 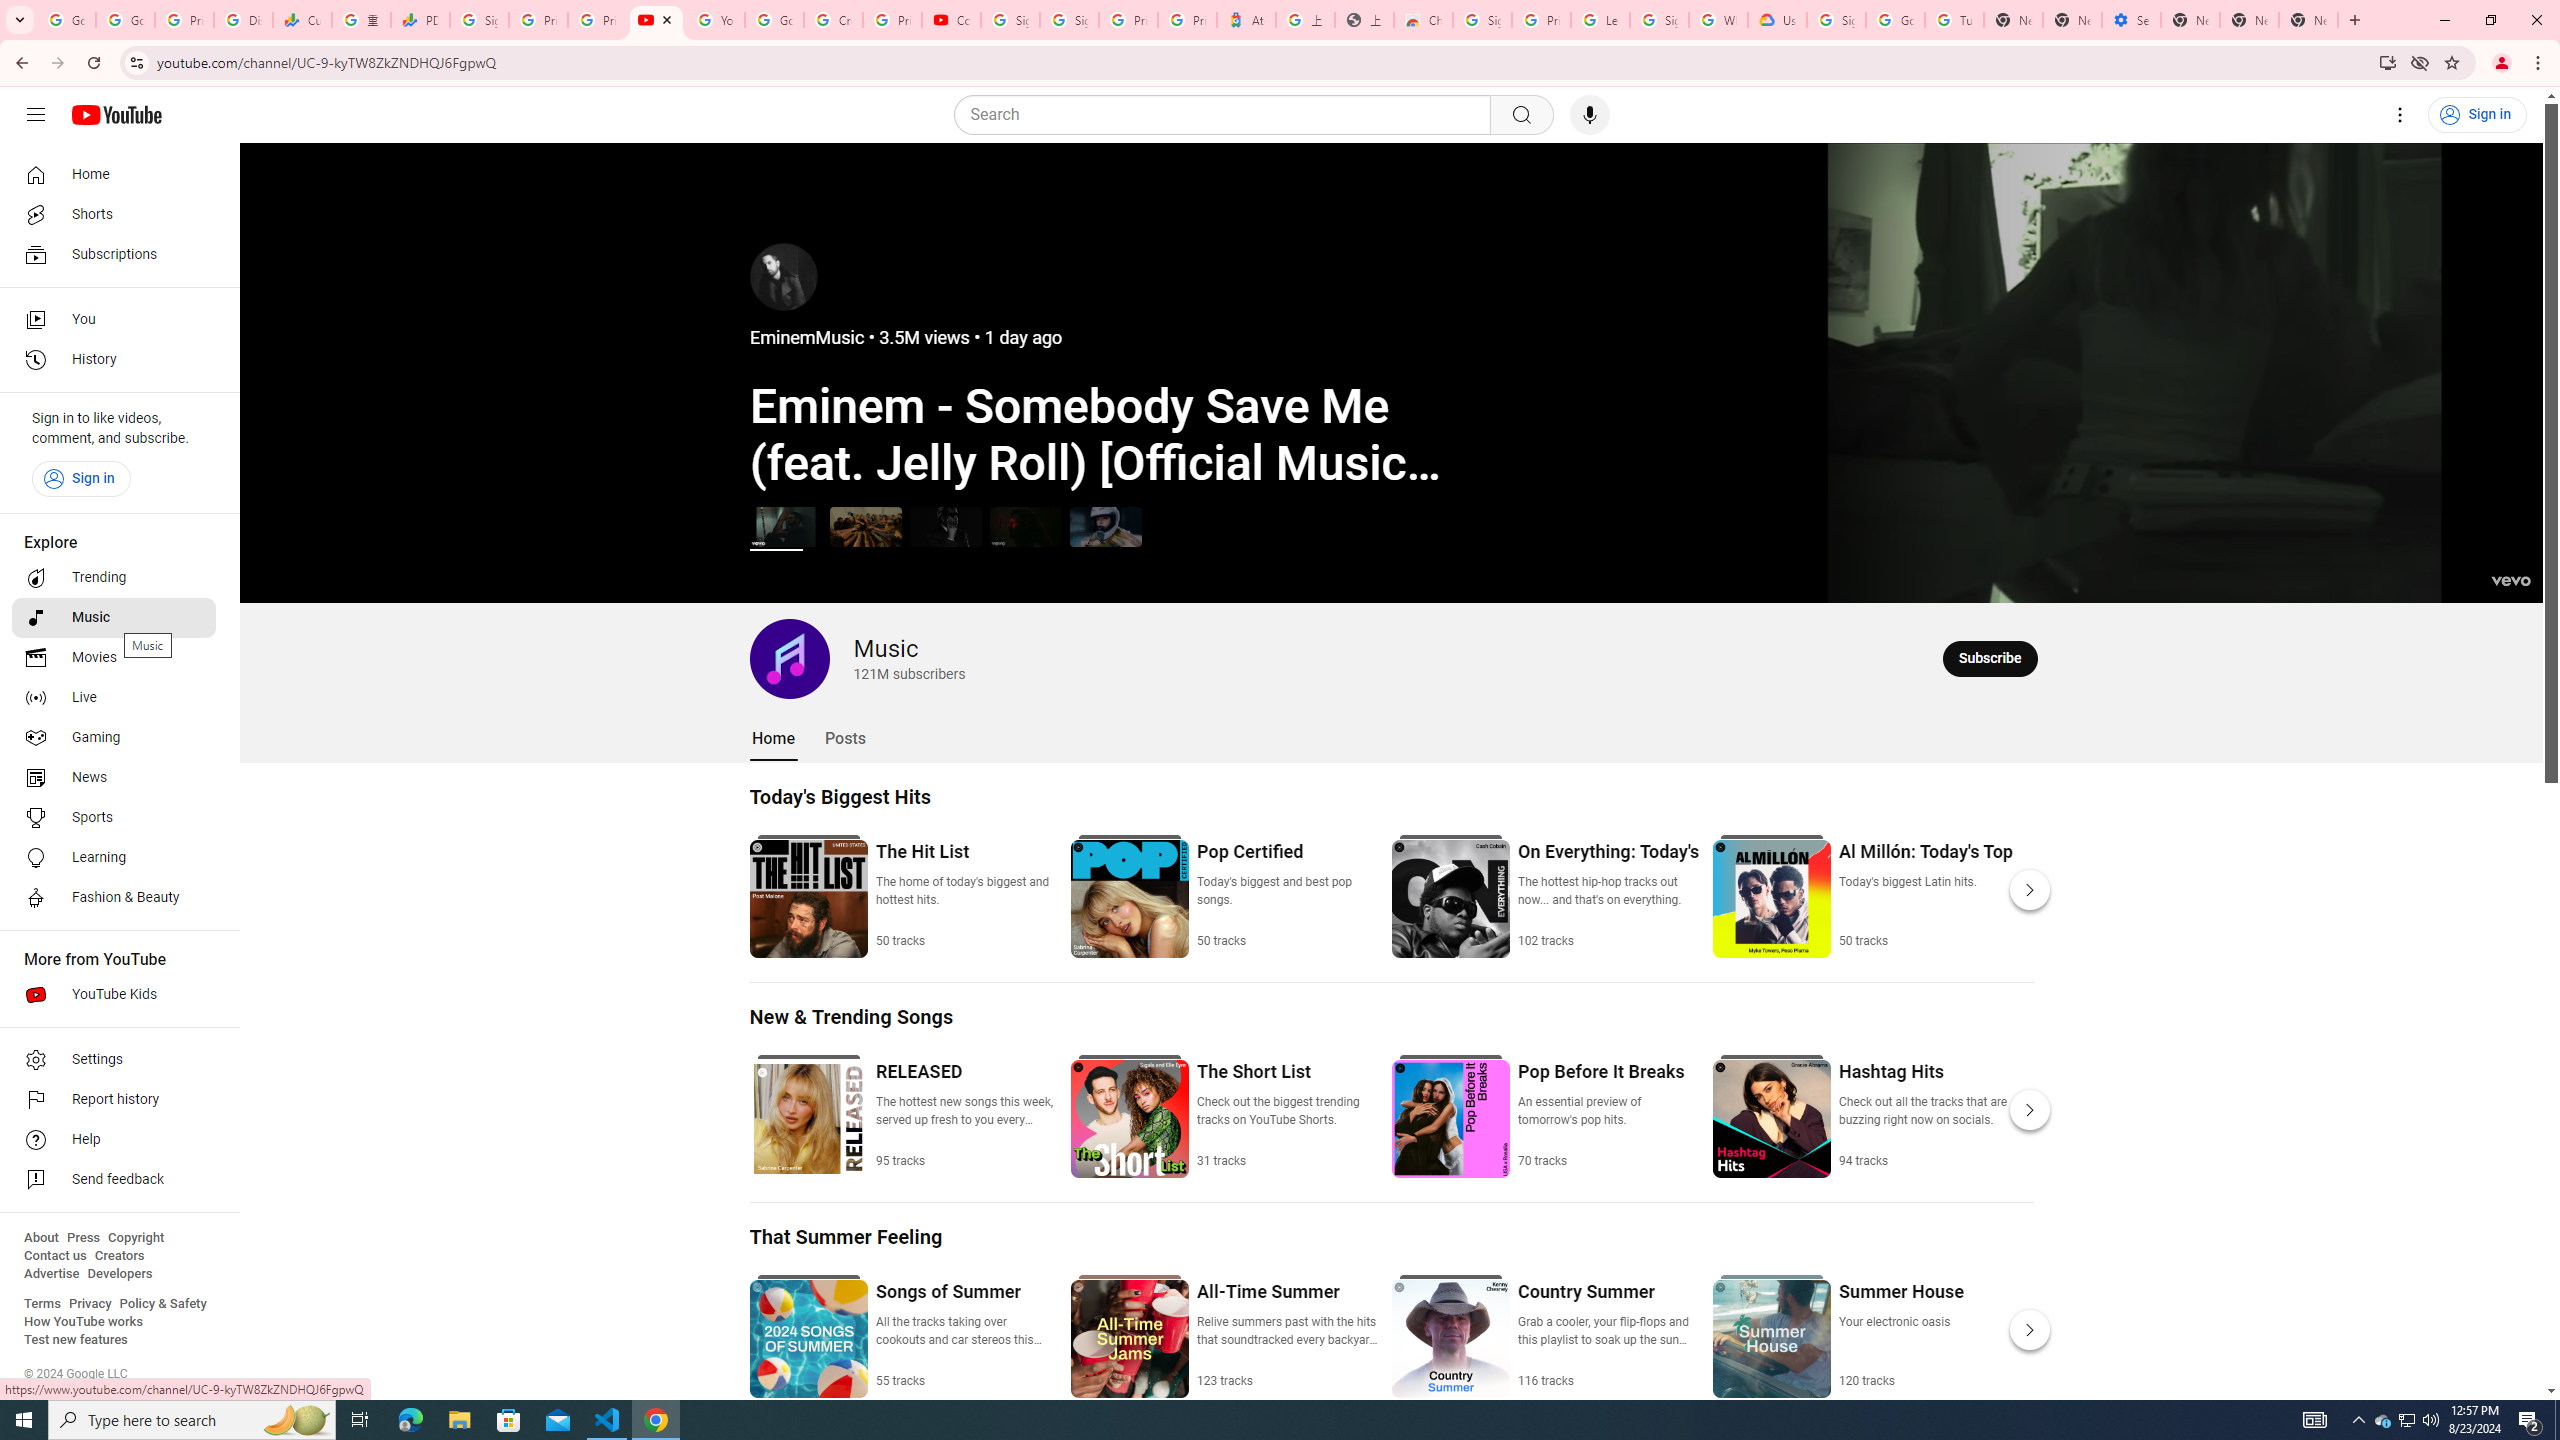 What do you see at coordinates (54, 1255) in the screenshot?
I see `'Contact us'` at bounding box center [54, 1255].